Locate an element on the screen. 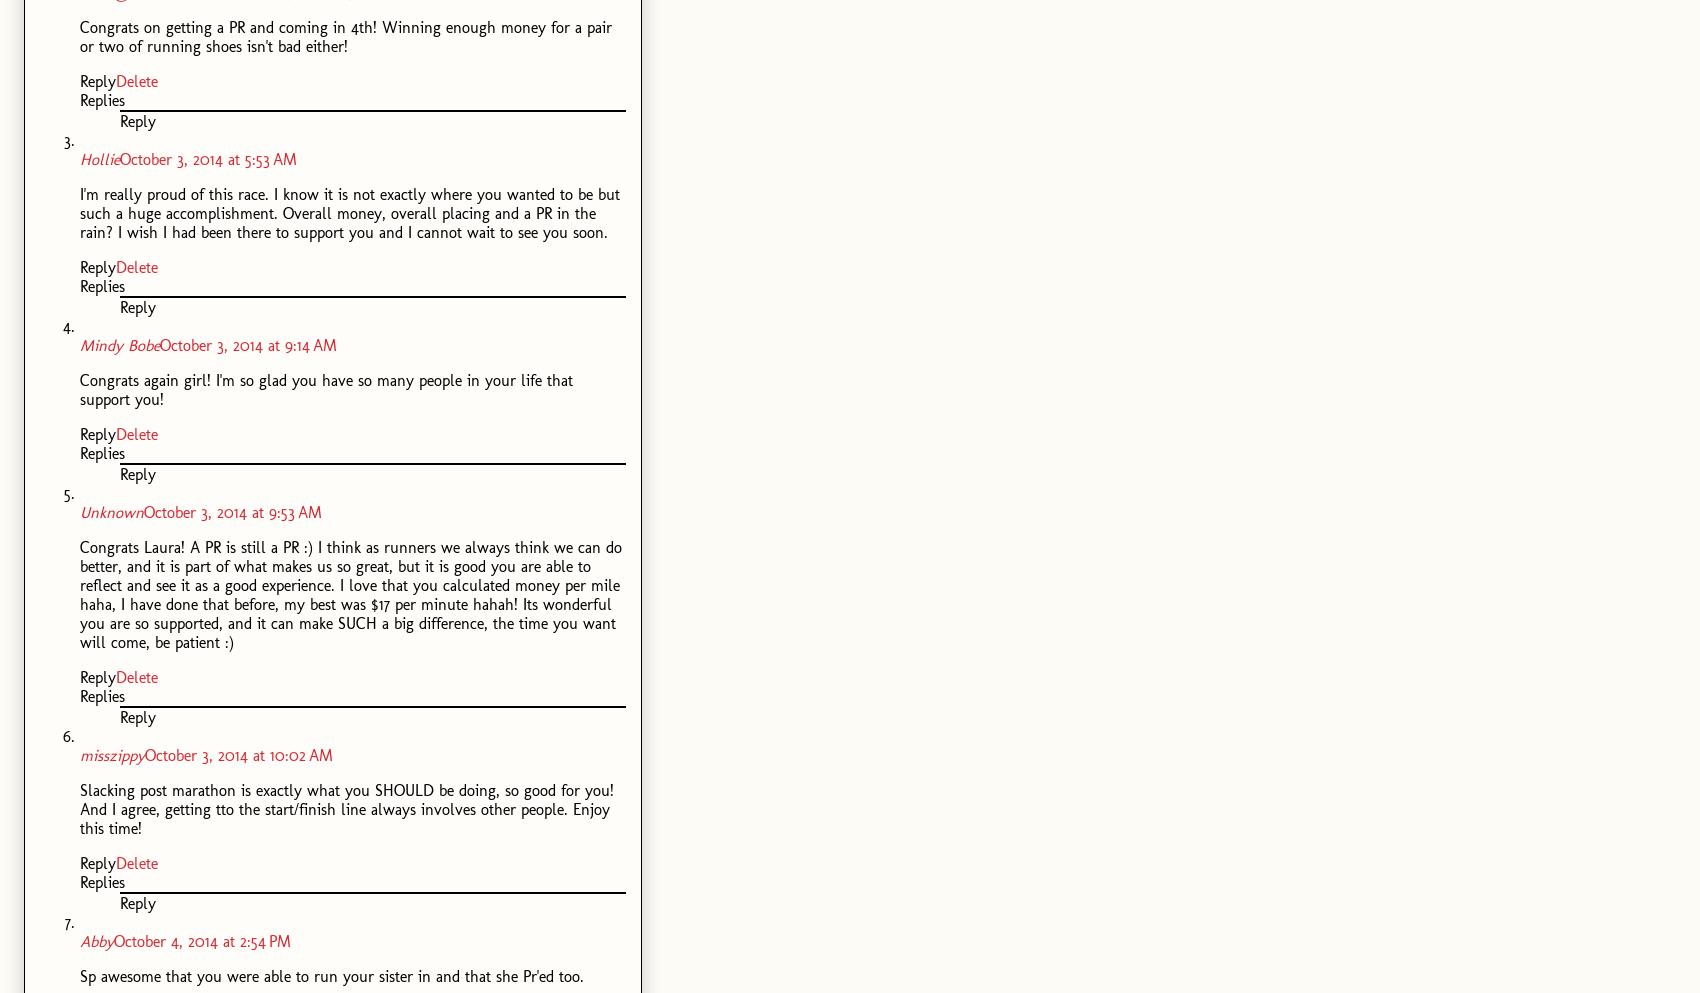 This screenshot has height=993, width=1700. 'I'm really proud of this race.  I know it is not exactly where you wanted to be but such a huge accomplishment.  Overall money, overall placing and a PR in the rain?  I wish I had been there to support you and I cannot wait to see you soon.' is located at coordinates (349, 213).